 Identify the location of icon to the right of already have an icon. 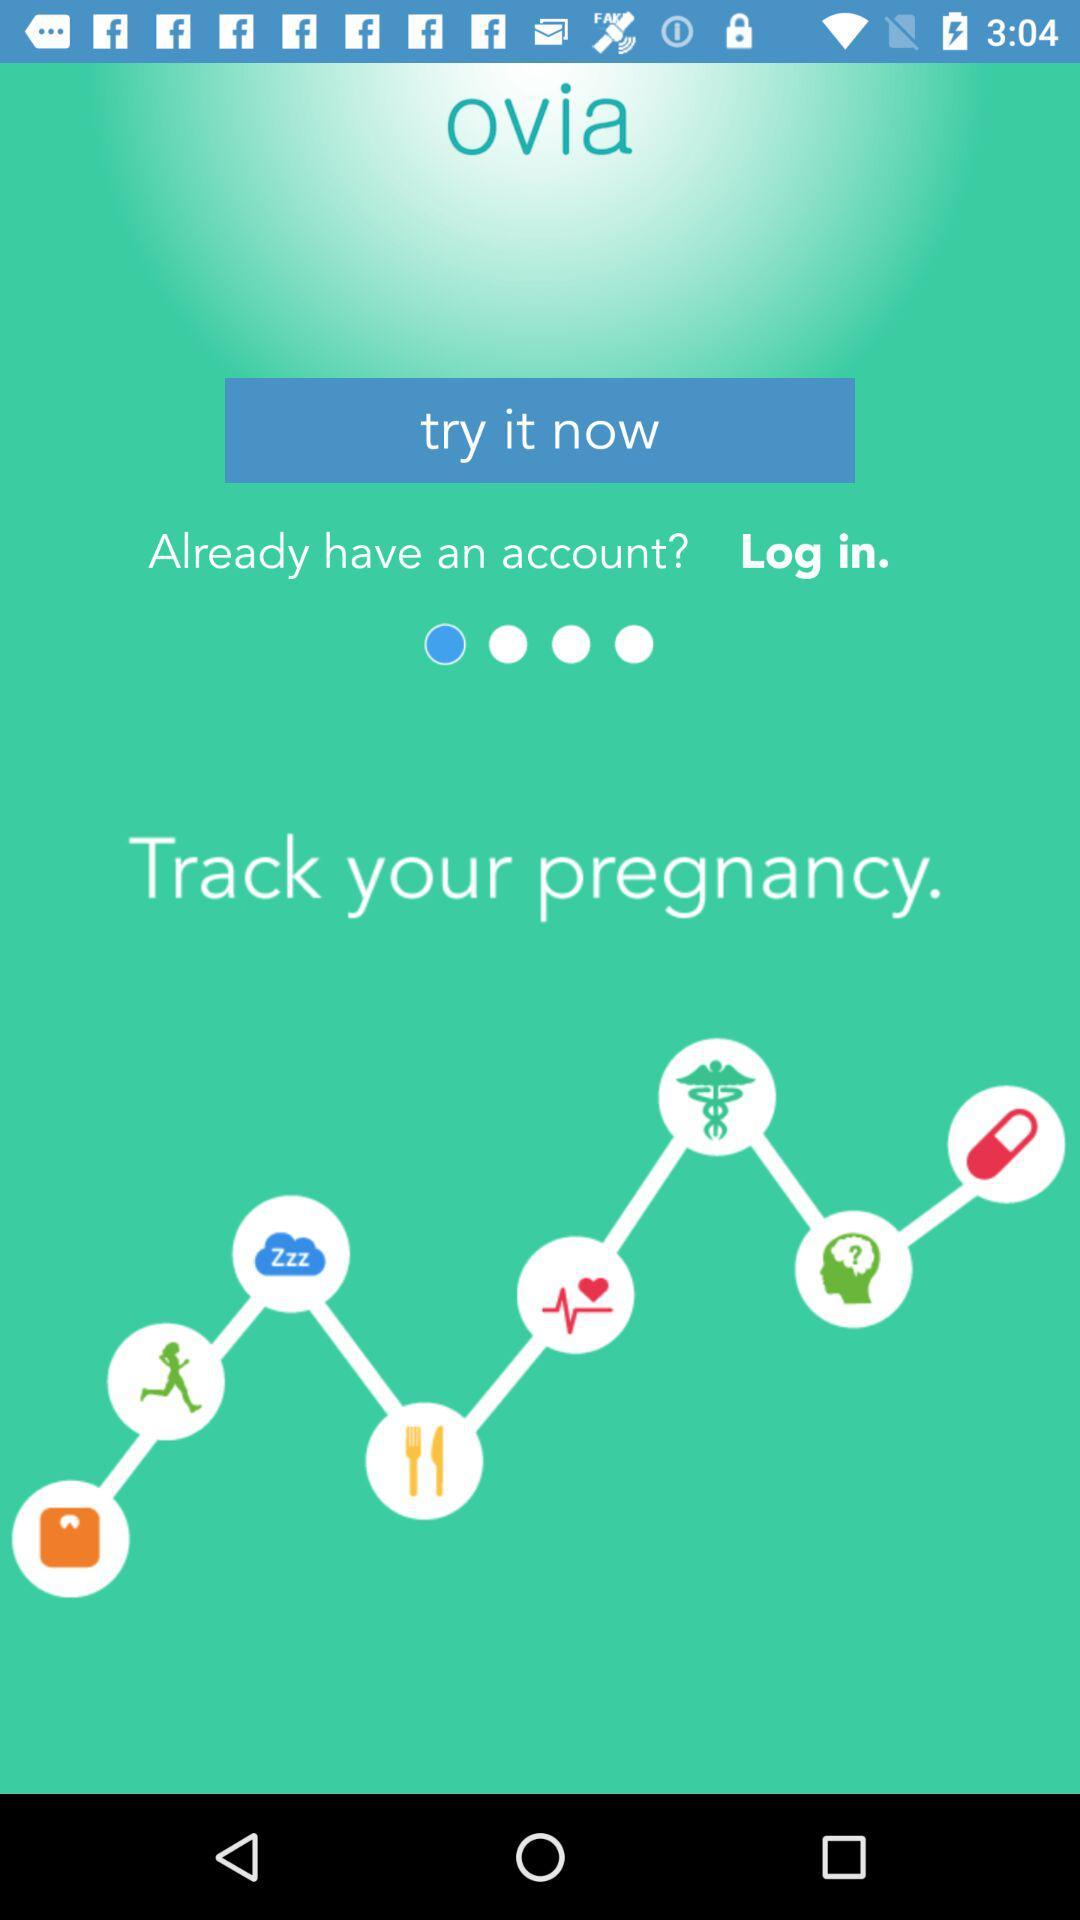
(815, 551).